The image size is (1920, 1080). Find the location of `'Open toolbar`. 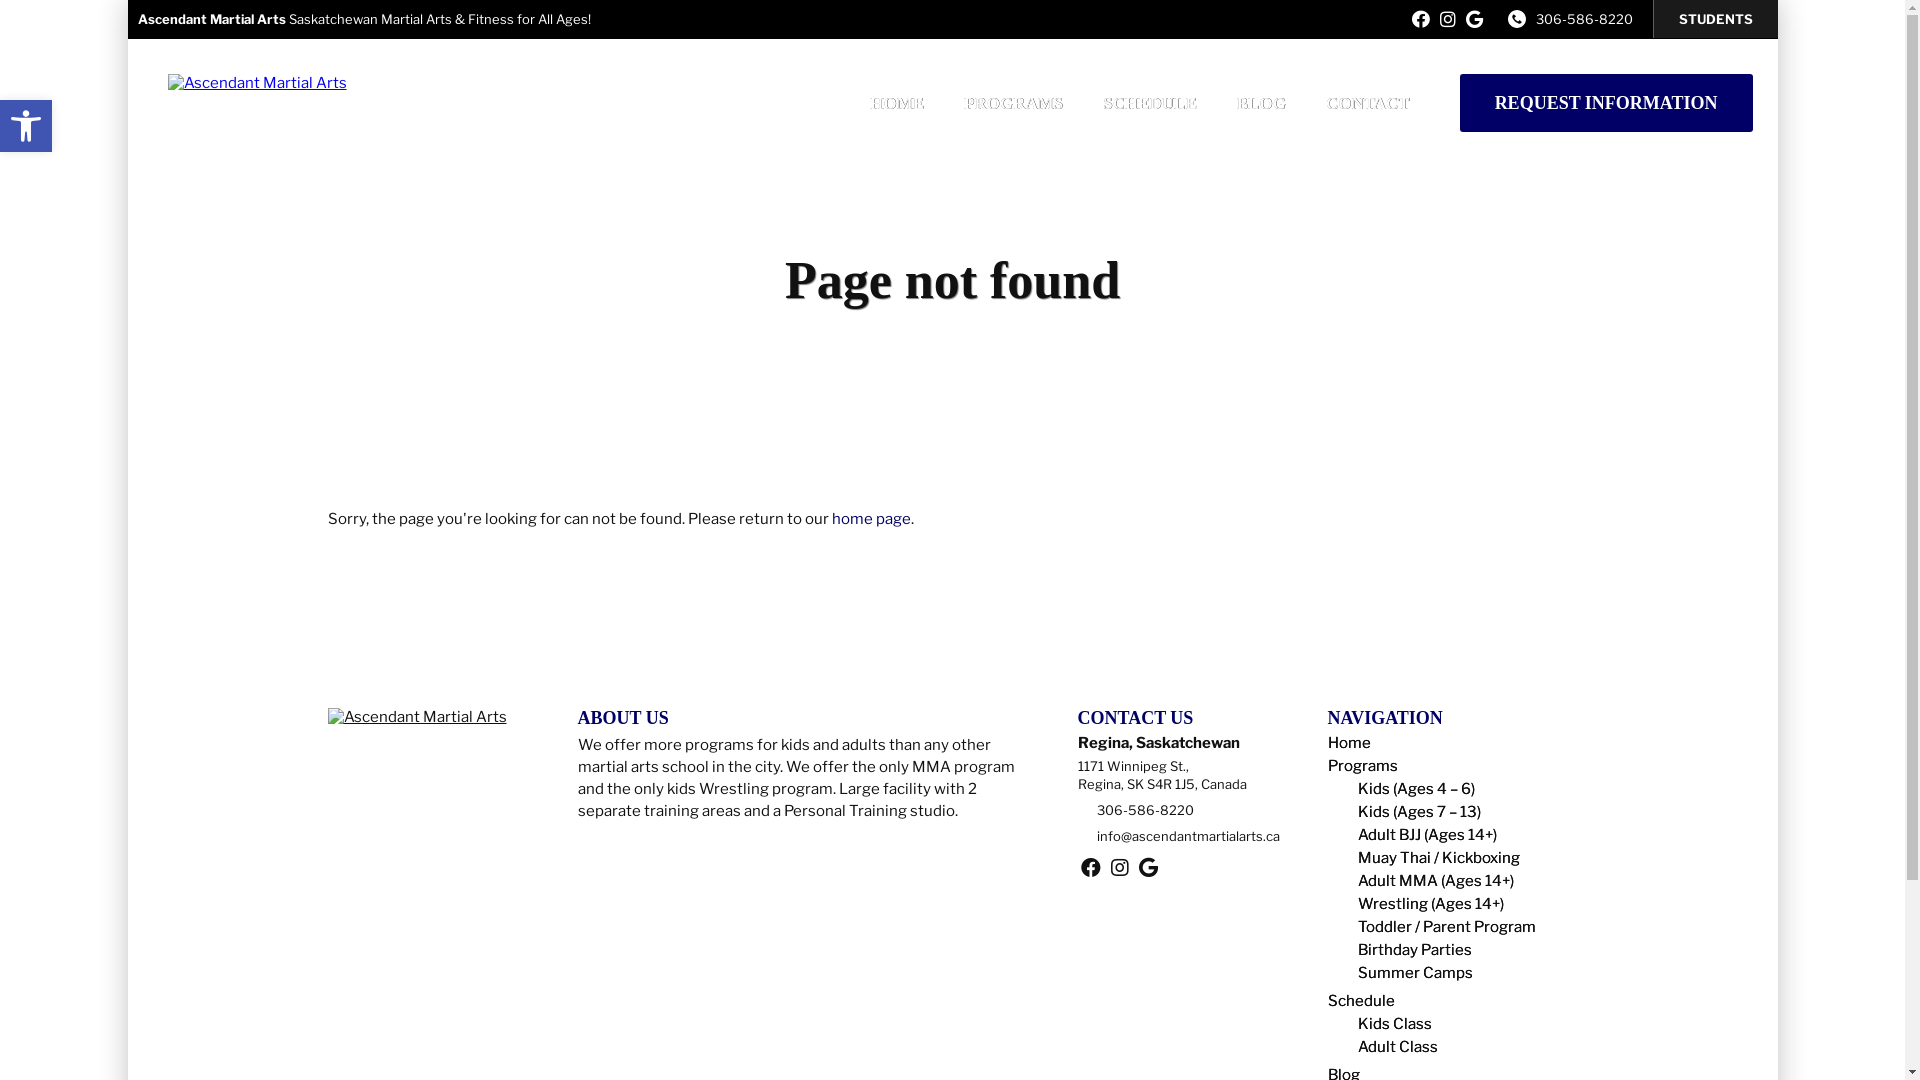

'Open toolbar is located at coordinates (25, 126).